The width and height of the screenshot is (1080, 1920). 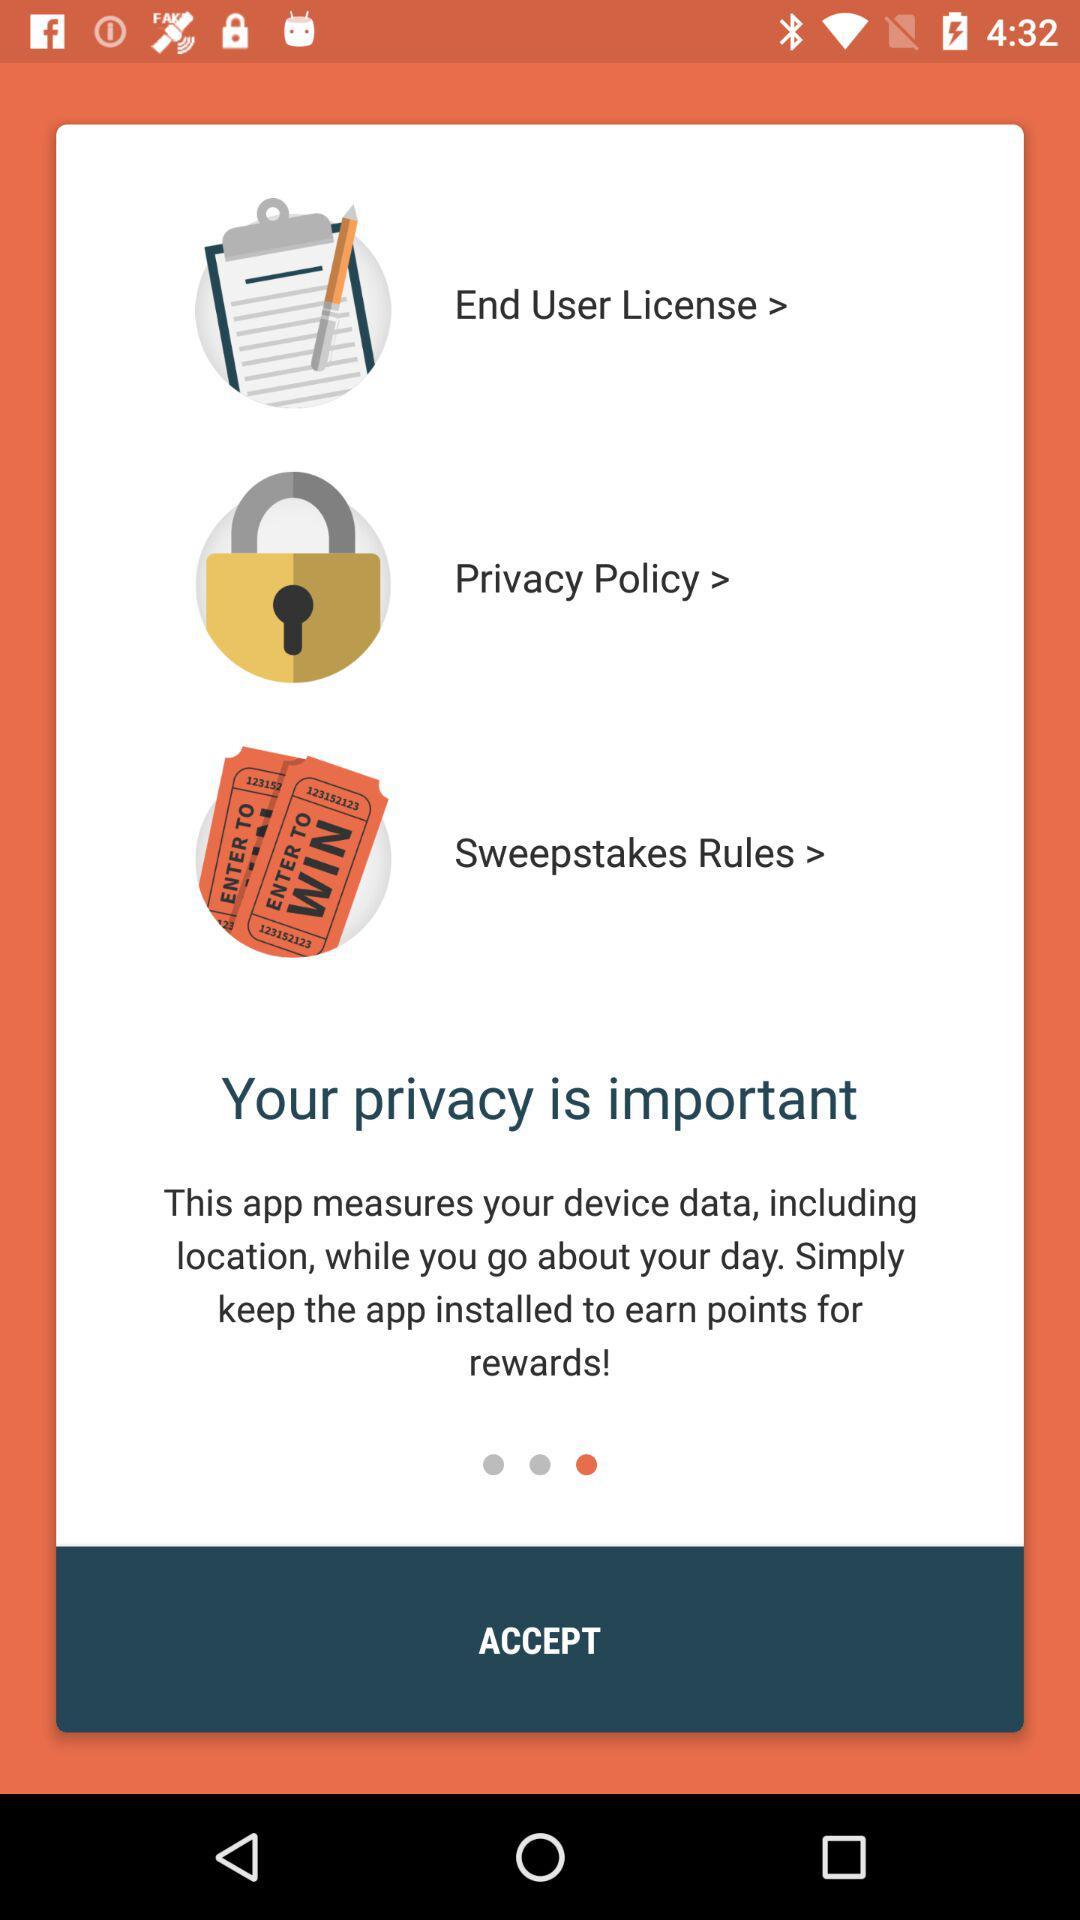 I want to click on text to be read, so click(x=293, y=302).